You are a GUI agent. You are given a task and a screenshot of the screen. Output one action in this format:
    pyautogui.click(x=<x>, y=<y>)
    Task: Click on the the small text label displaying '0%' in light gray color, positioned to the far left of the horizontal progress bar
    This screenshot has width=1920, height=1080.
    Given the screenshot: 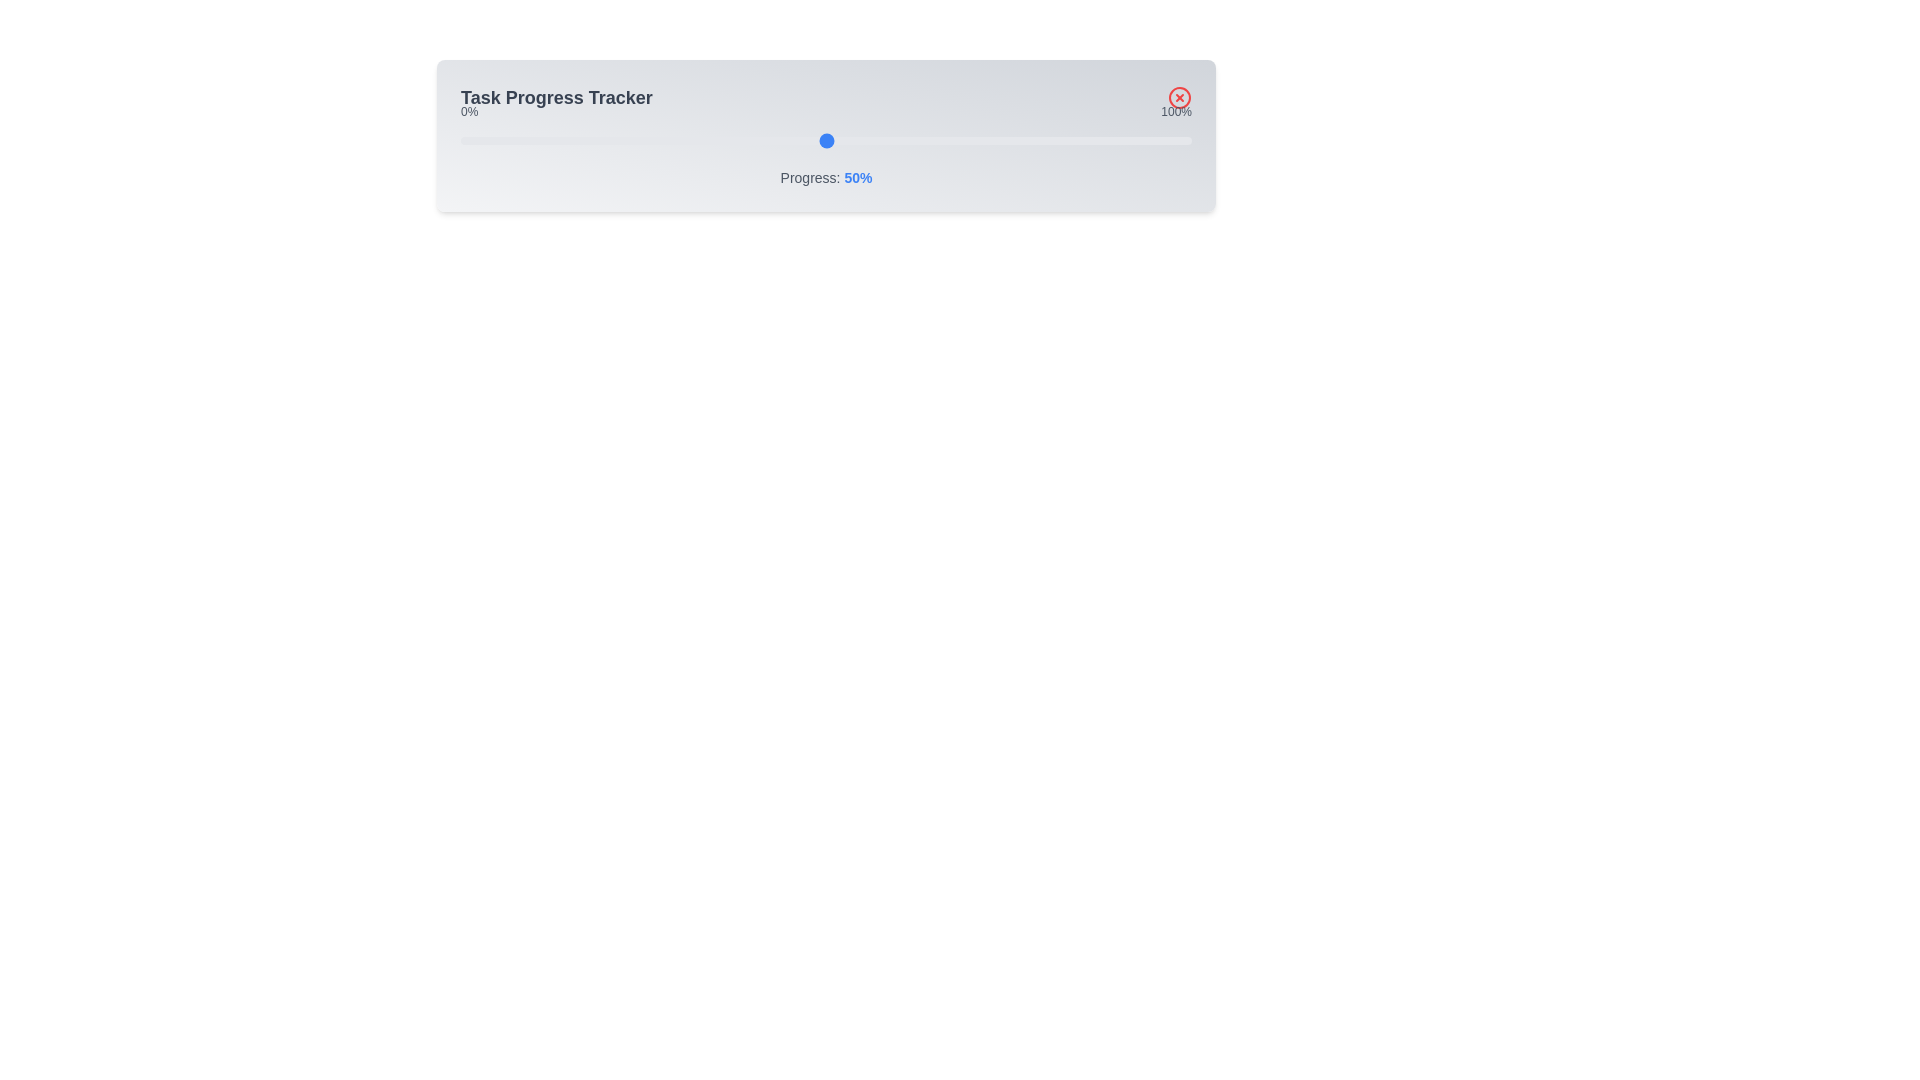 What is the action you would take?
    pyautogui.click(x=468, y=111)
    